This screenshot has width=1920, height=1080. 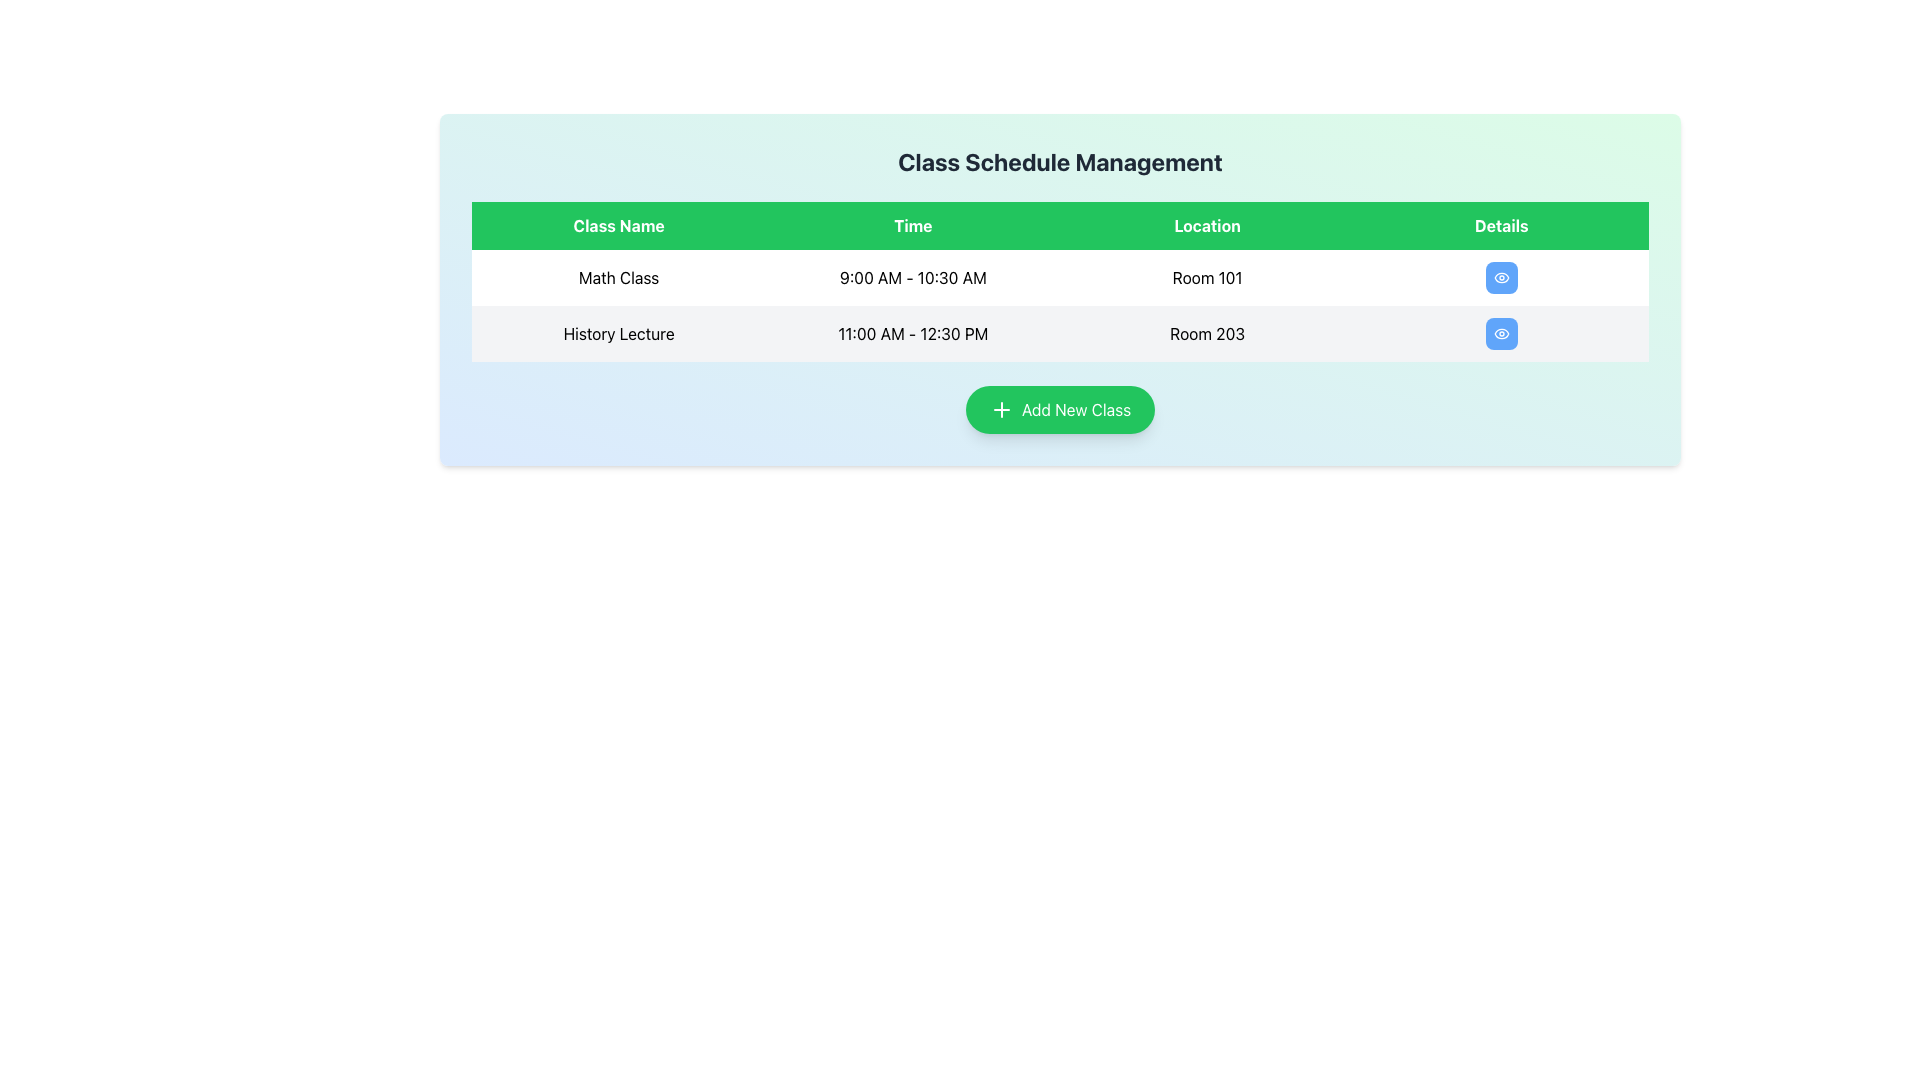 I want to click on the static text header that indicates class names in the first column of the header row of a table, so click(x=618, y=225).